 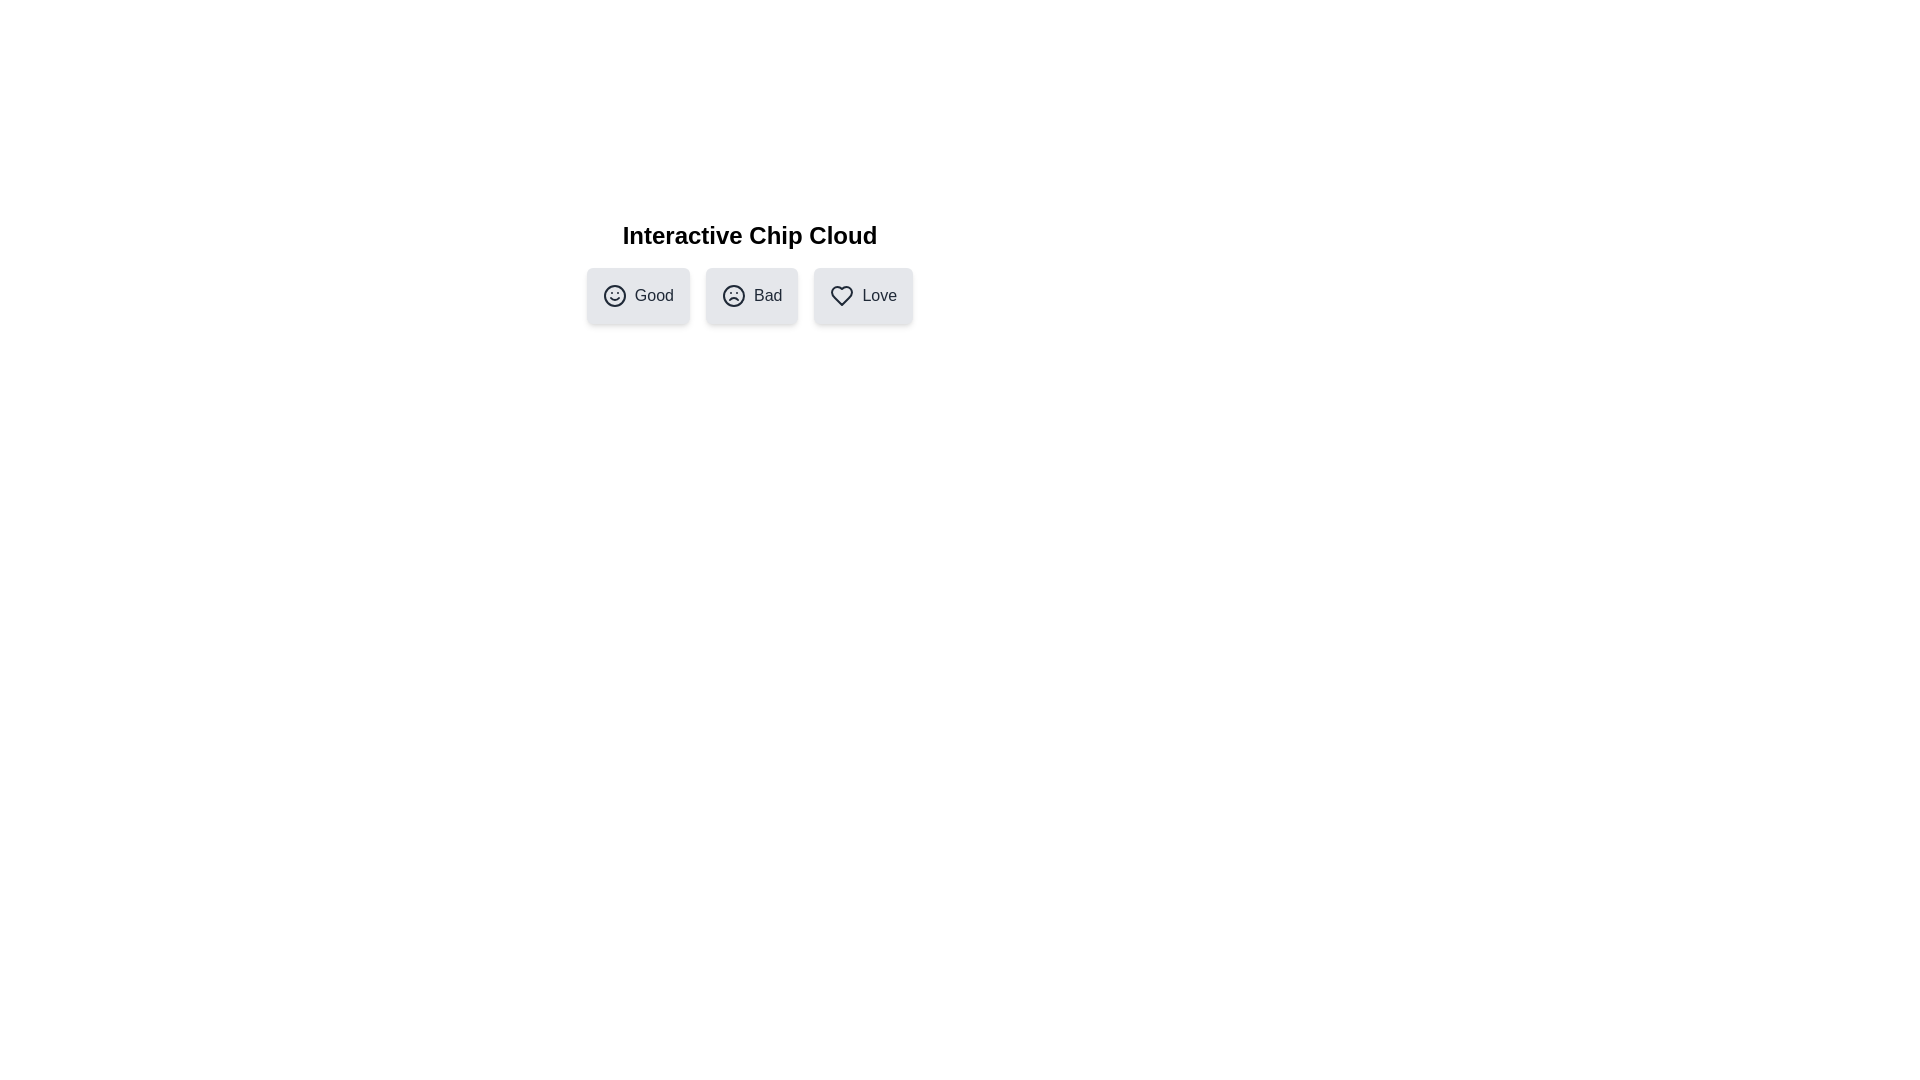 What do you see at coordinates (637, 296) in the screenshot?
I see `the chip labeled Good to activate it` at bounding box center [637, 296].